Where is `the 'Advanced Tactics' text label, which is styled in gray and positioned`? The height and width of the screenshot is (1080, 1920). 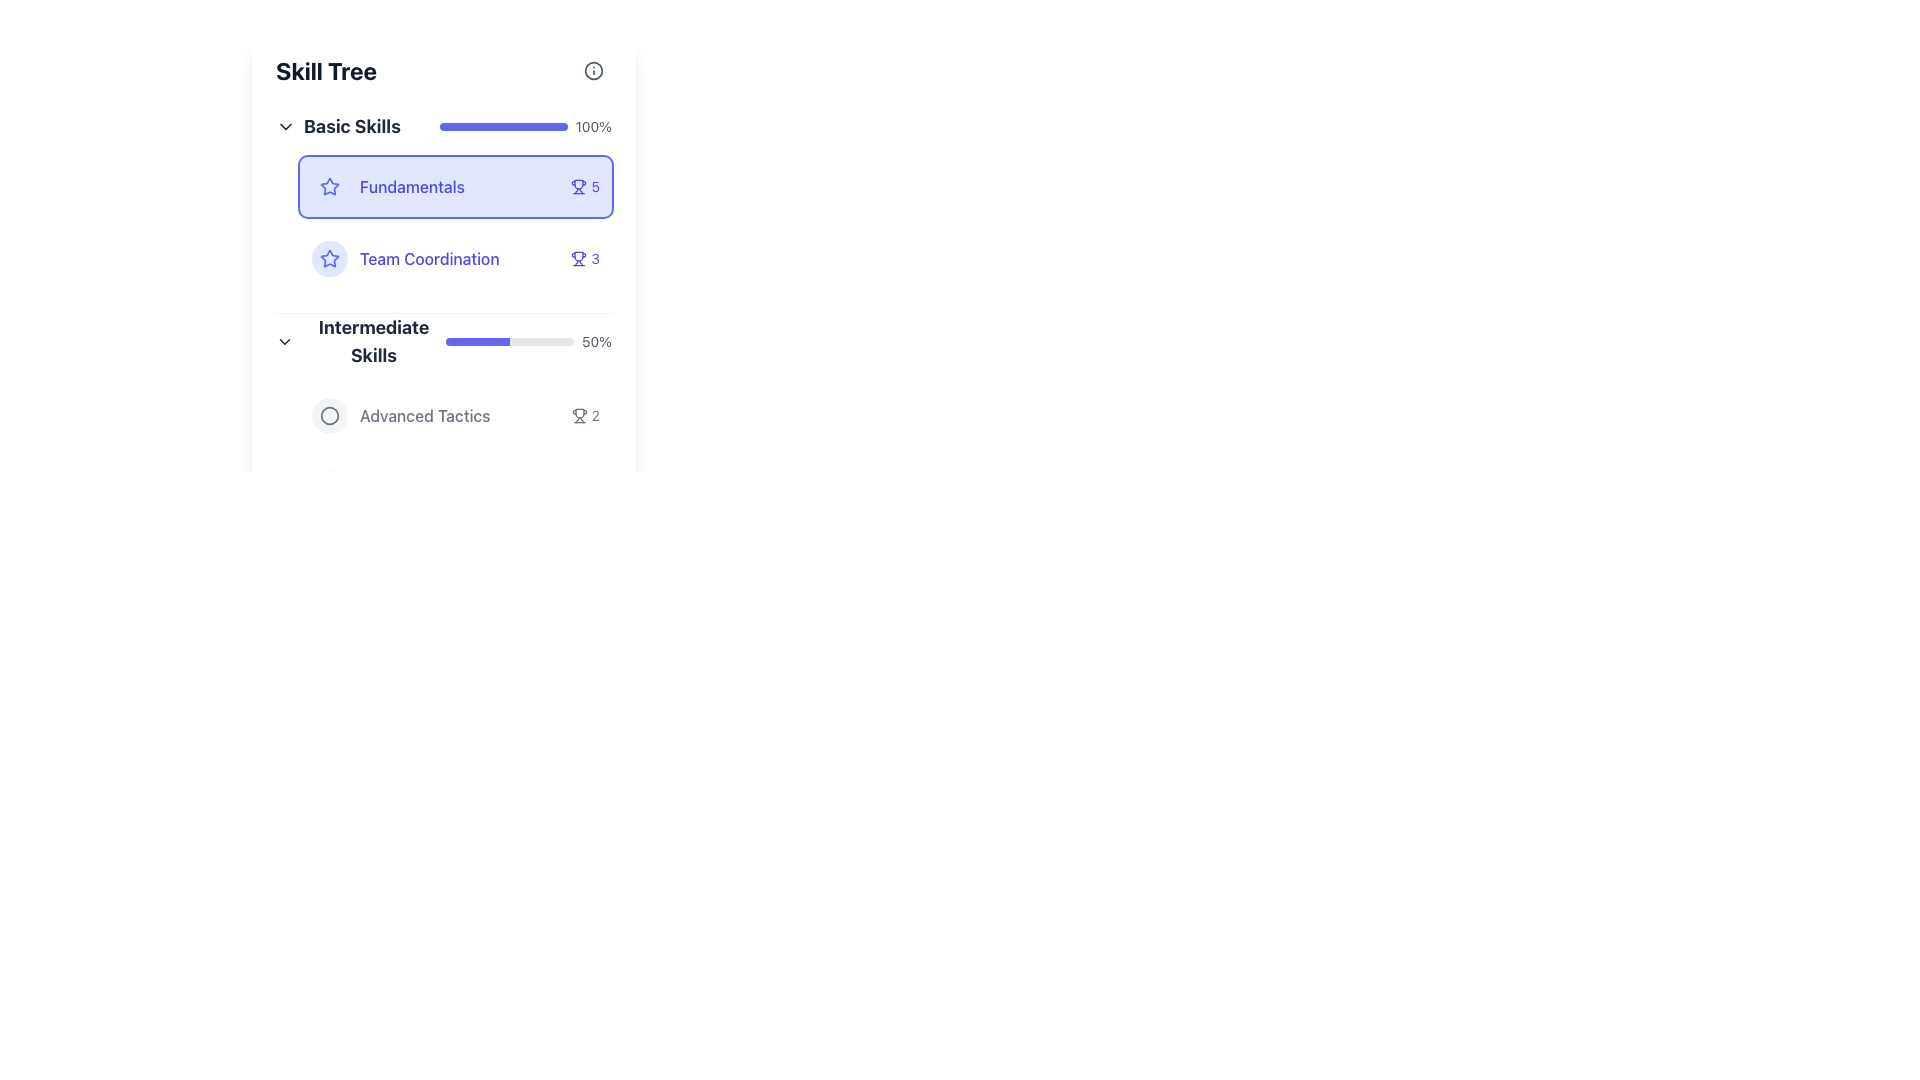
the 'Advanced Tactics' text label, which is styled in gray and positioned is located at coordinates (424, 415).